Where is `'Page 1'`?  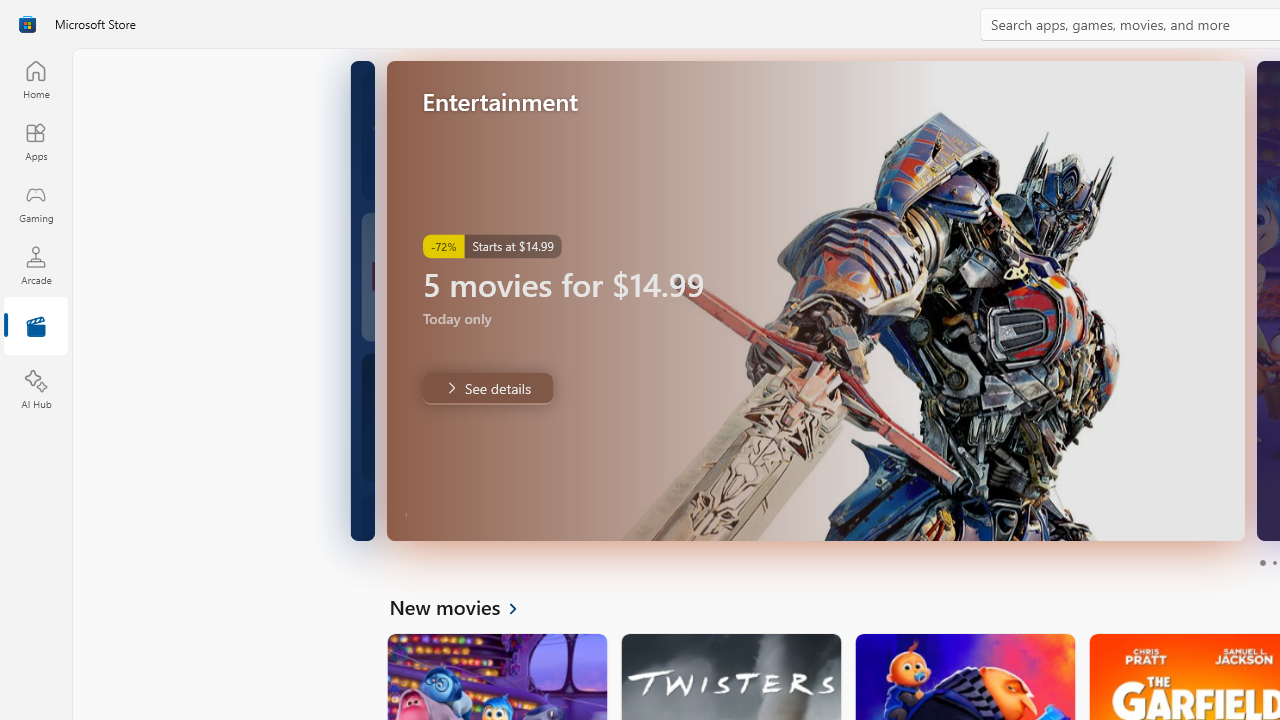 'Page 1' is located at coordinates (1261, 563).